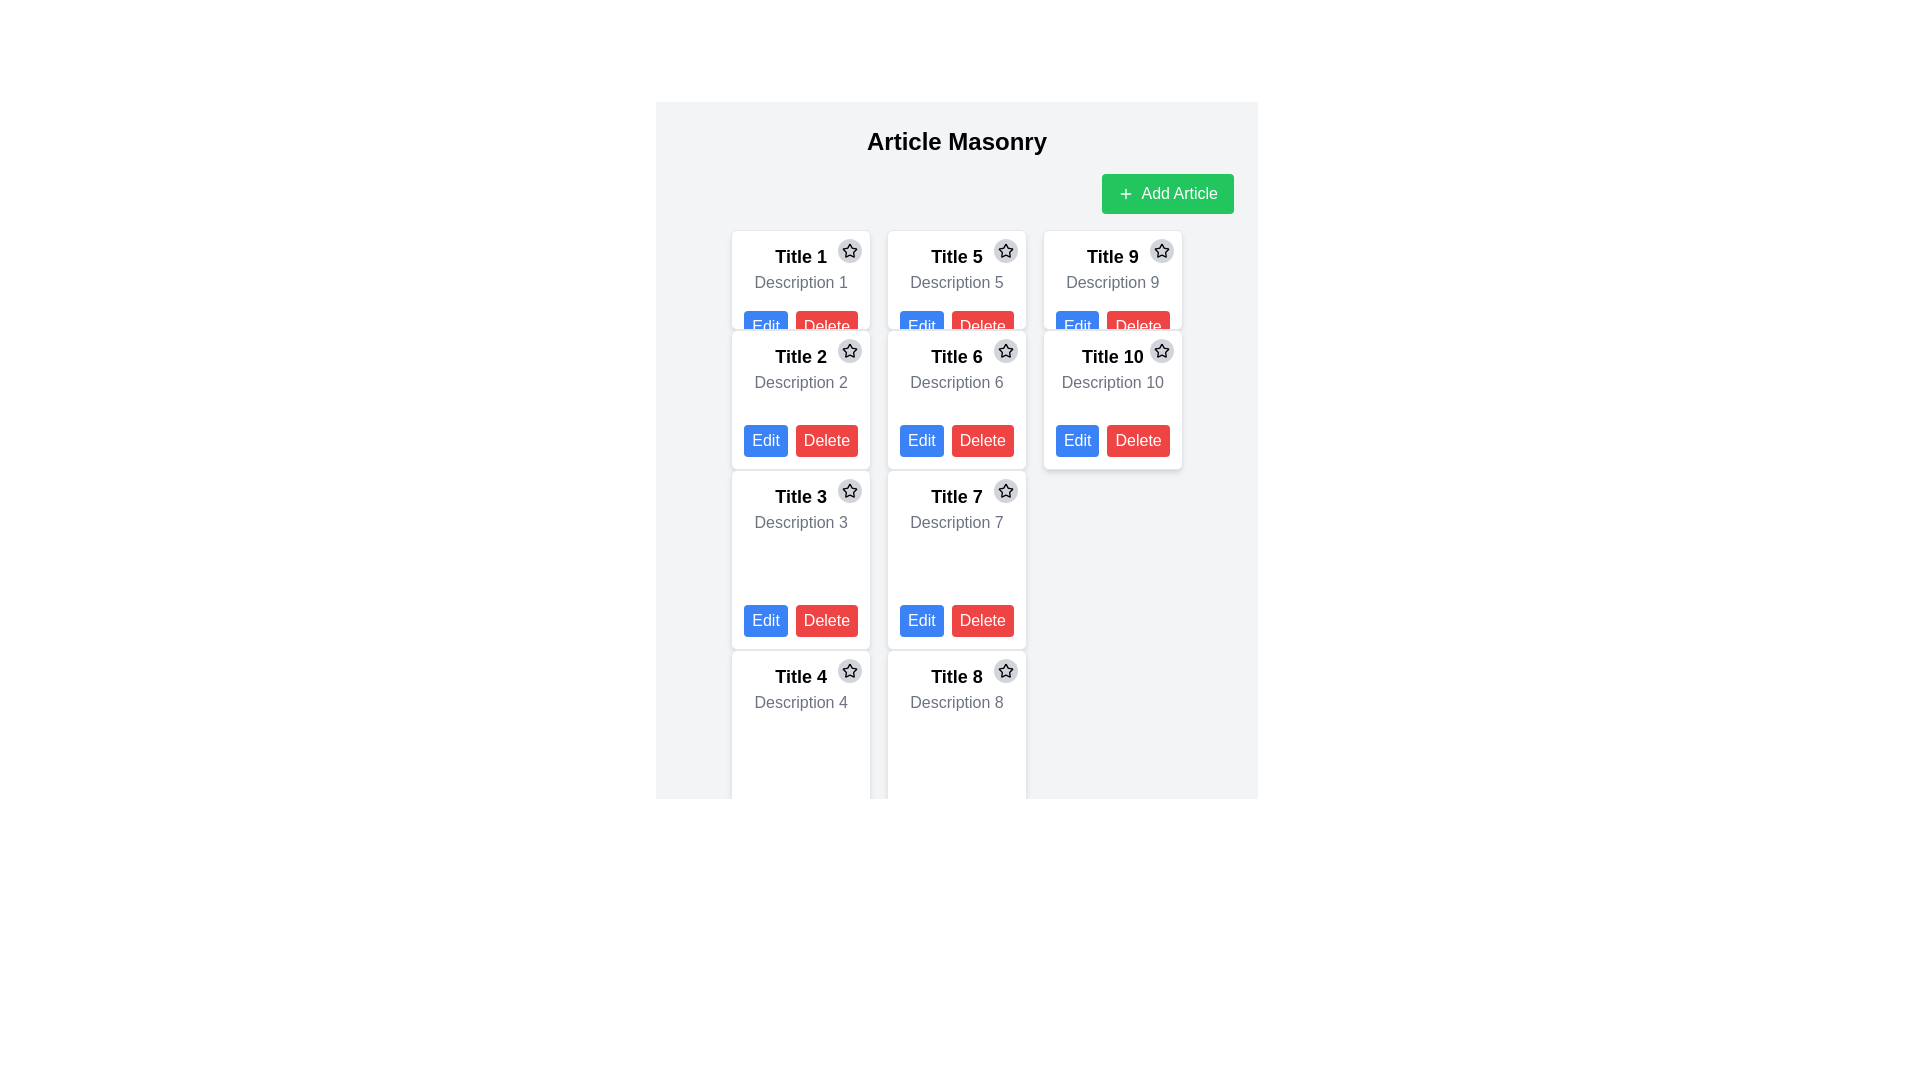 This screenshot has height=1080, width=1920. What do you see at coordinates (826, 620) in the screenshot?
I see `the 'Delete' button with a red background and white text` at bounding box center [826, 620].